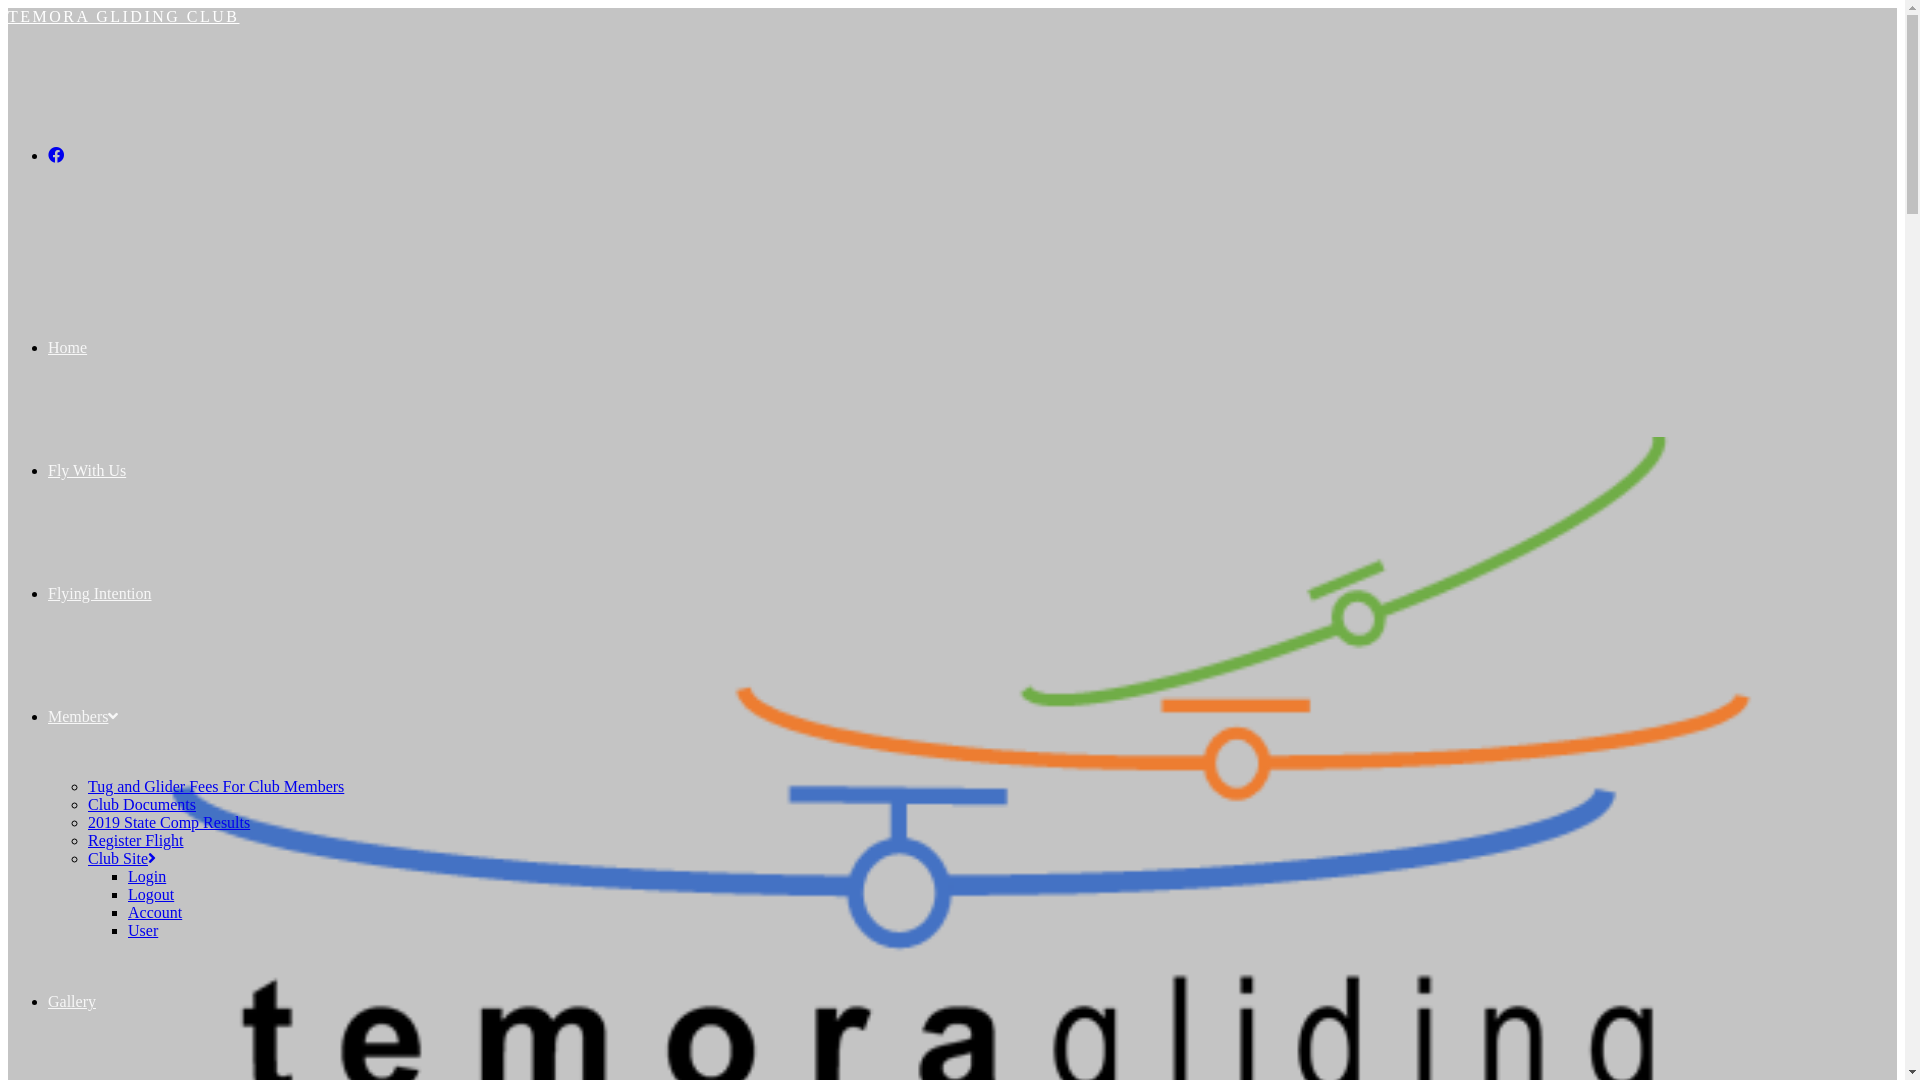 The height and width of the screenshot is (1080, 1920). Describe the element at coordinates (127, 875) in the screenshot. I see `'Login'` at that location.